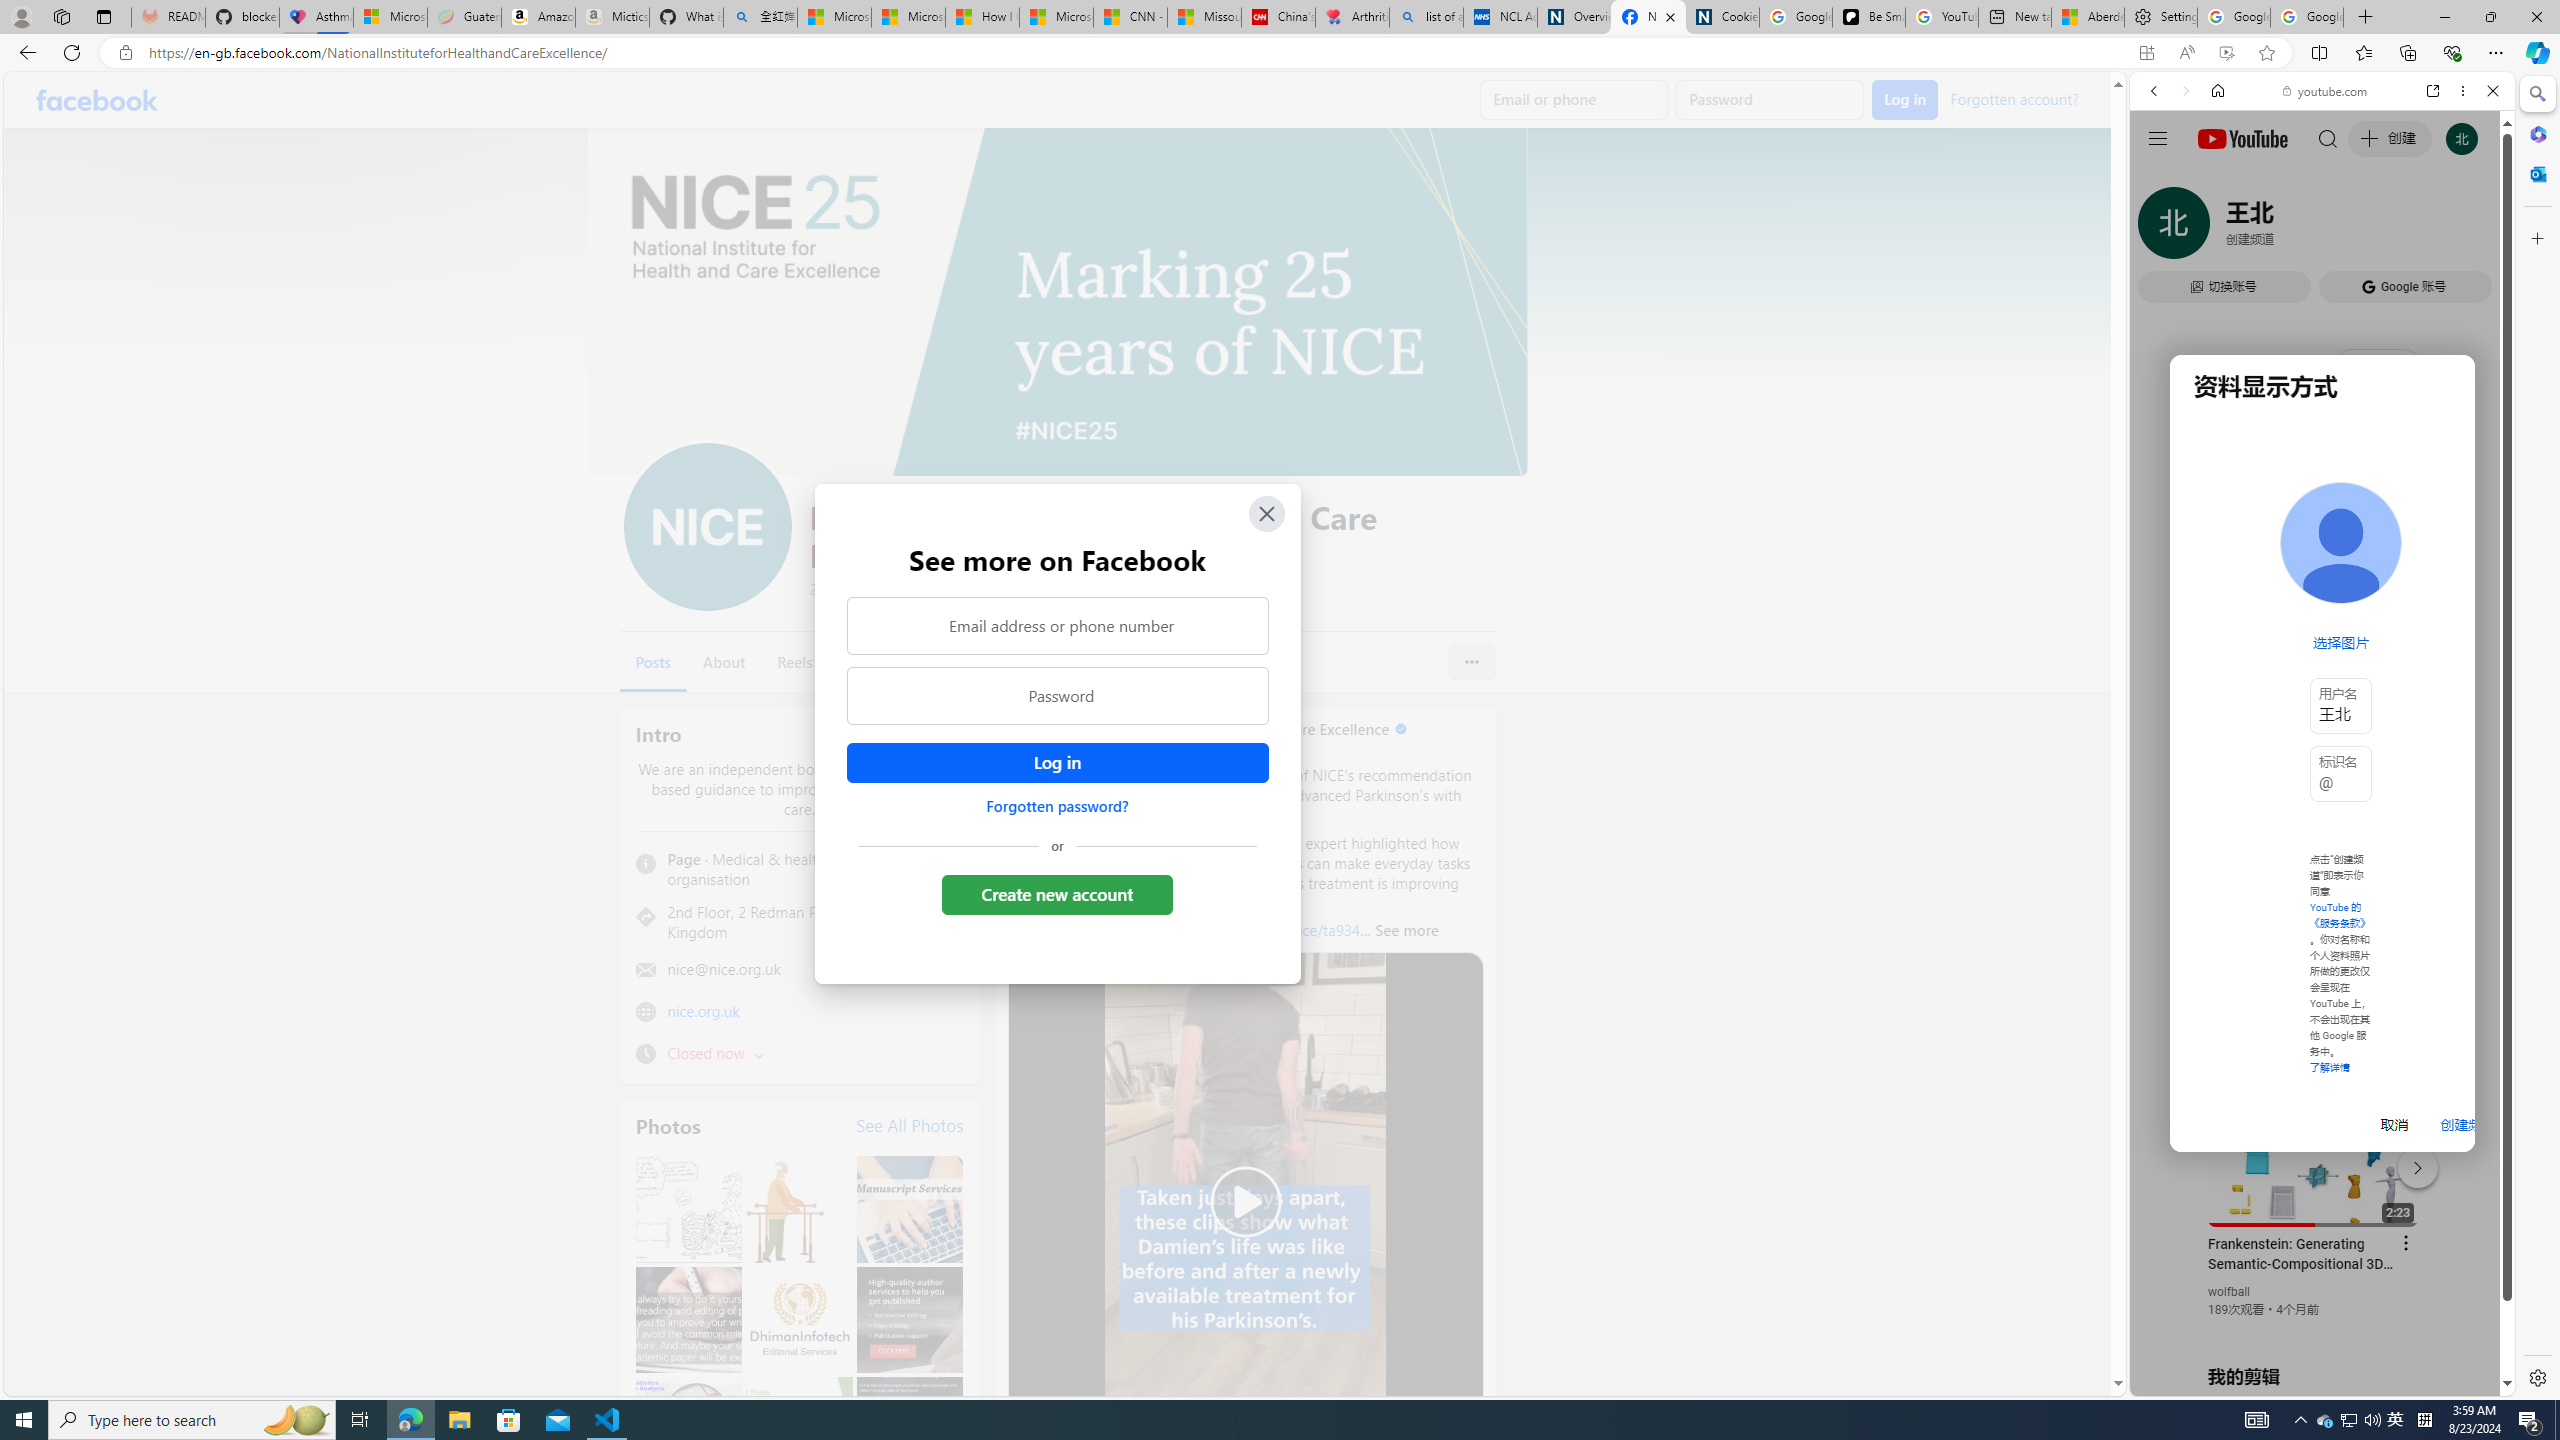 This screenshot has width=2560, height=1440. What do you see at coordinates (1057, 893) in the screenshot?
I see `'Create new account'` at bounding box center [1057, 893].